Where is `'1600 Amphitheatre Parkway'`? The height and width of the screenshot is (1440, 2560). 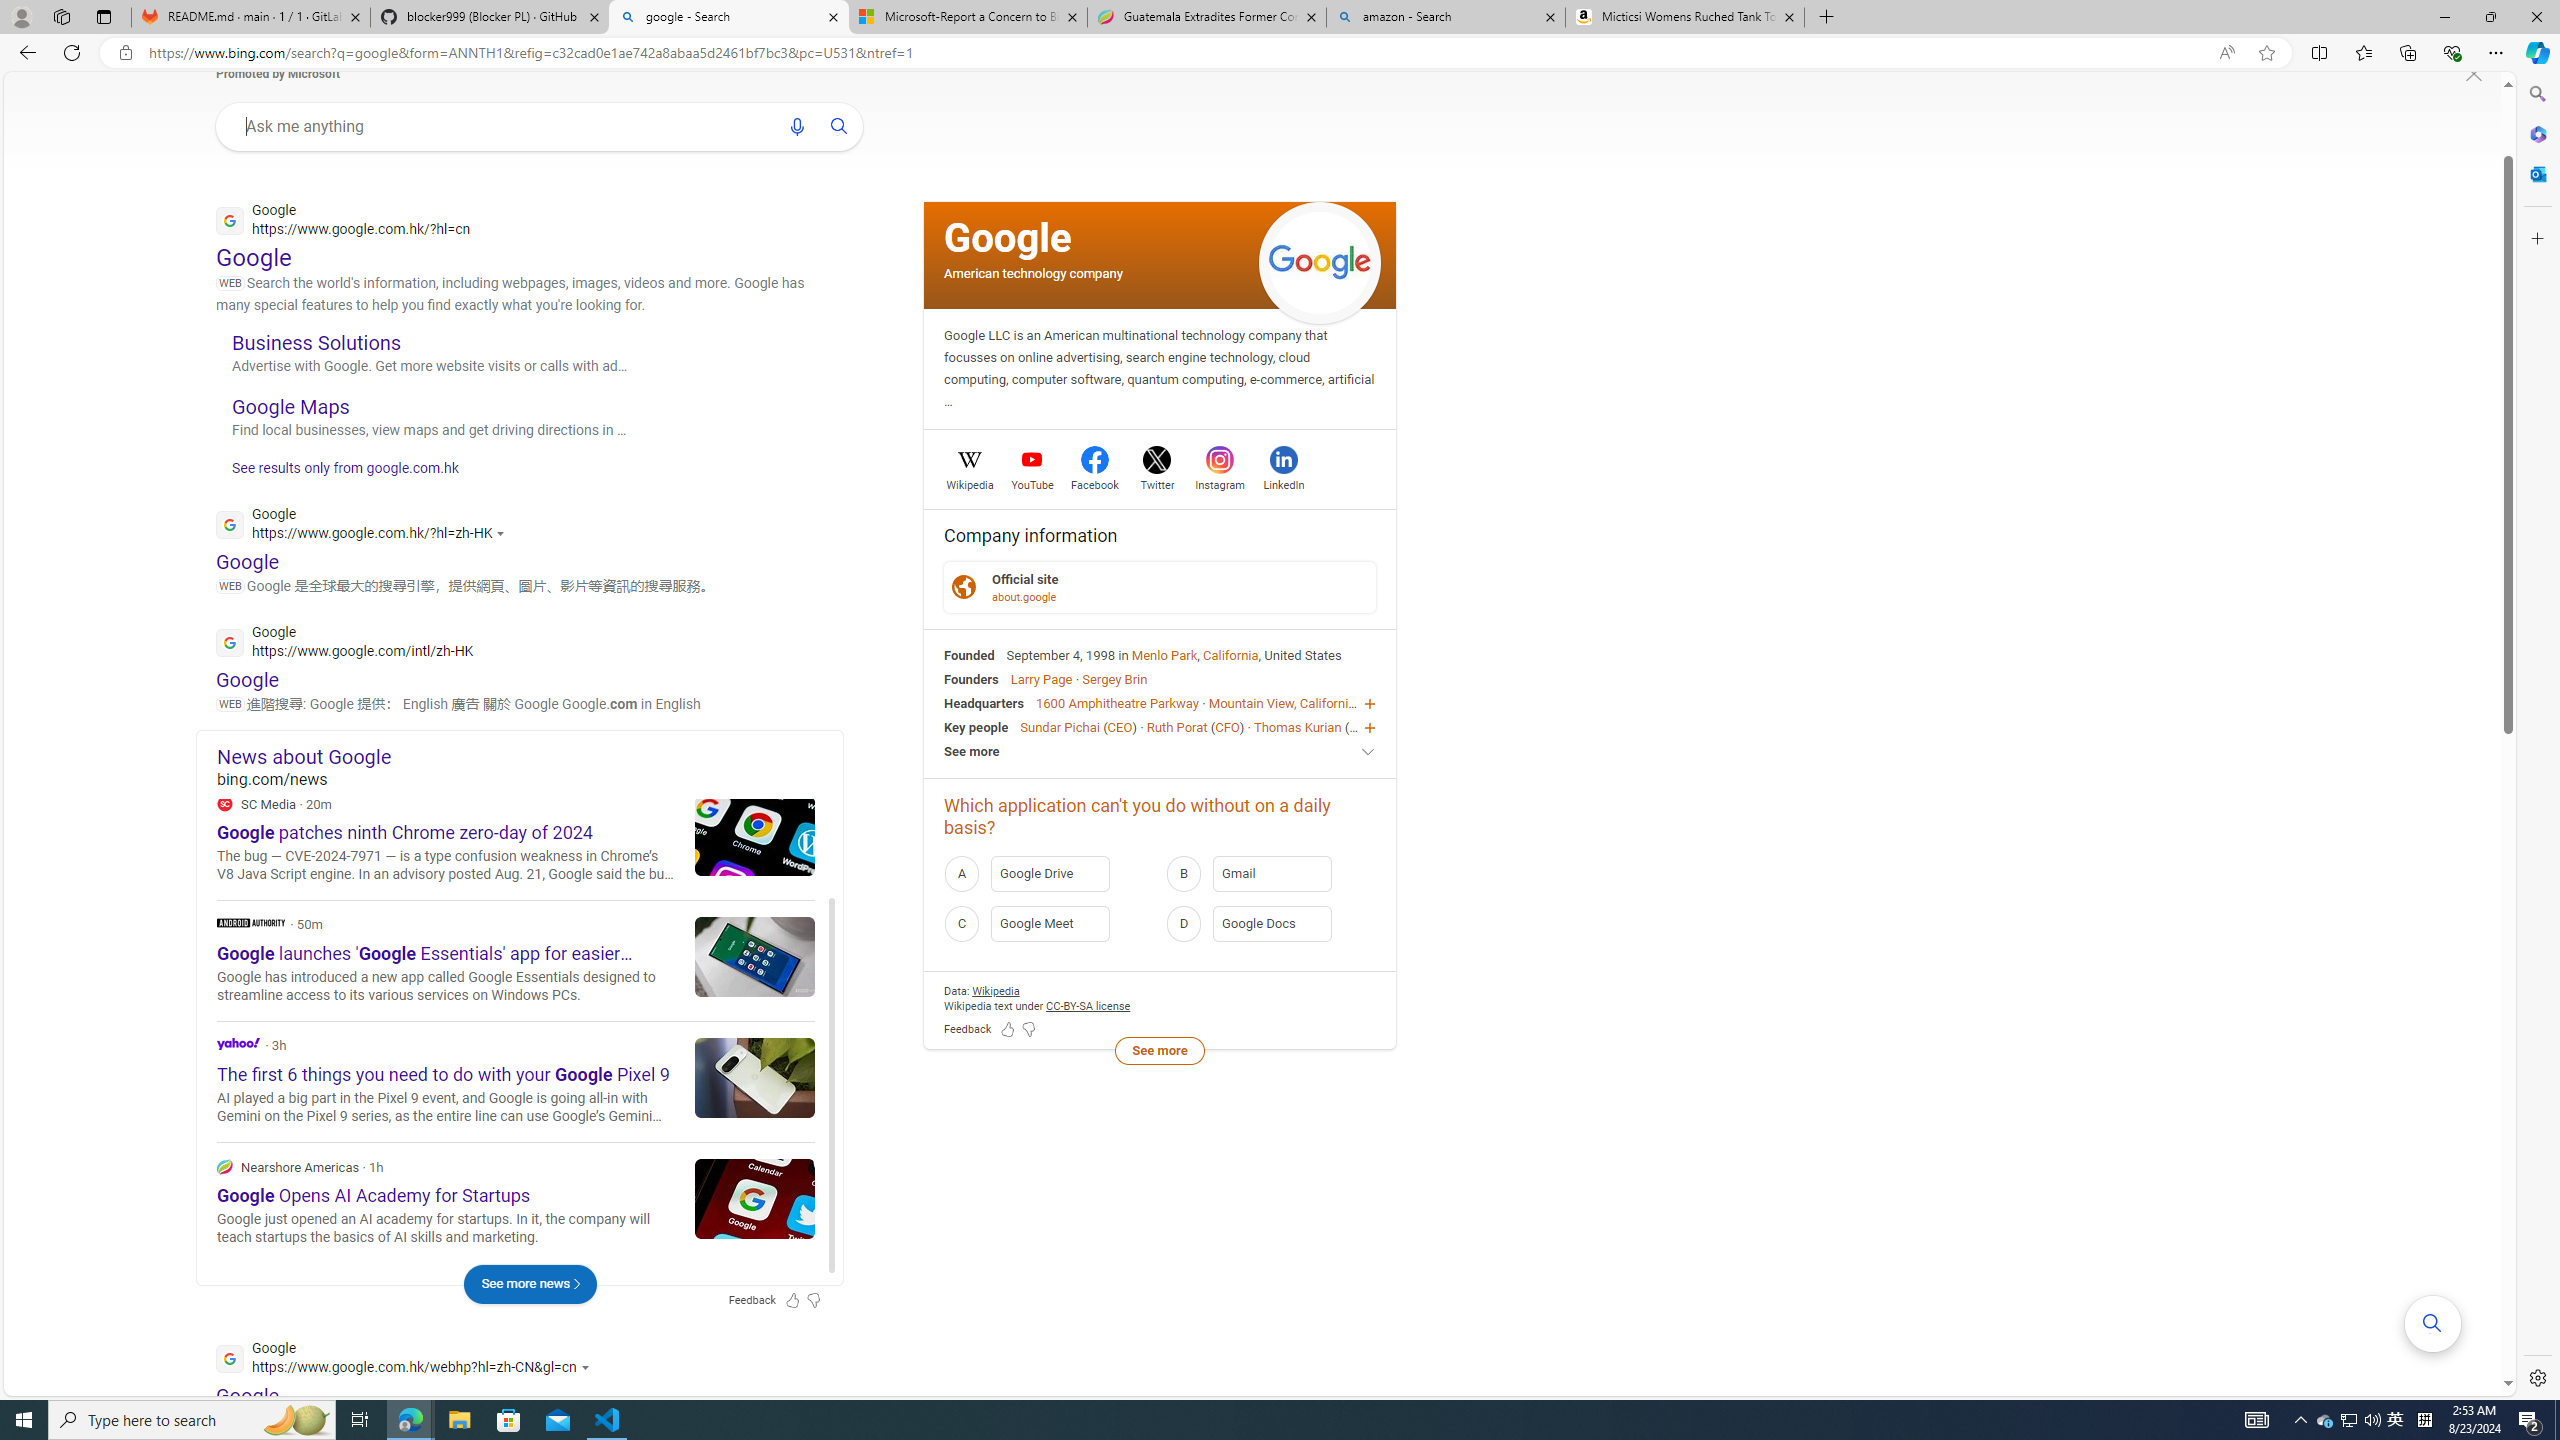 '1600 Amphitheatre Parkway' is located at coordinates (1116, 702).